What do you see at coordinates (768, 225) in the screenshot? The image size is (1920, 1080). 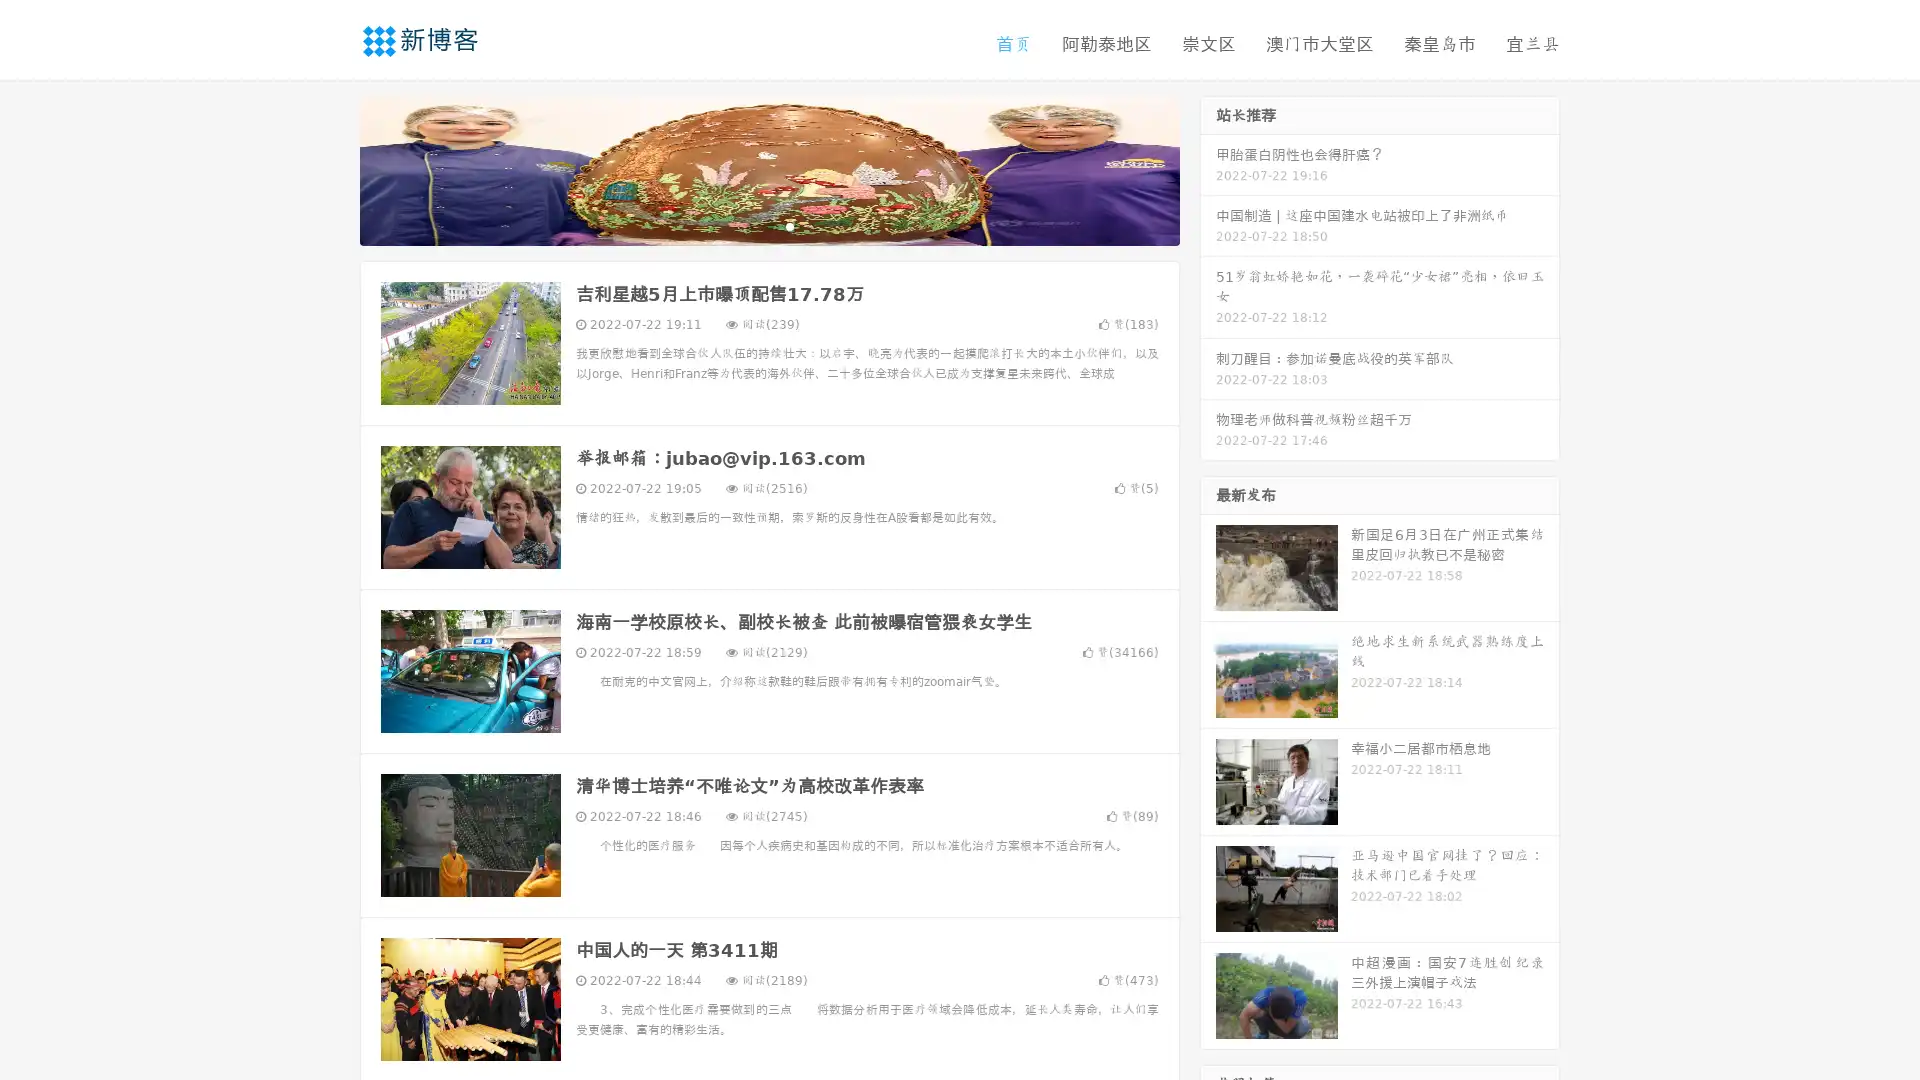 I see `Go to slide 2` at bounding box center [768, 225].